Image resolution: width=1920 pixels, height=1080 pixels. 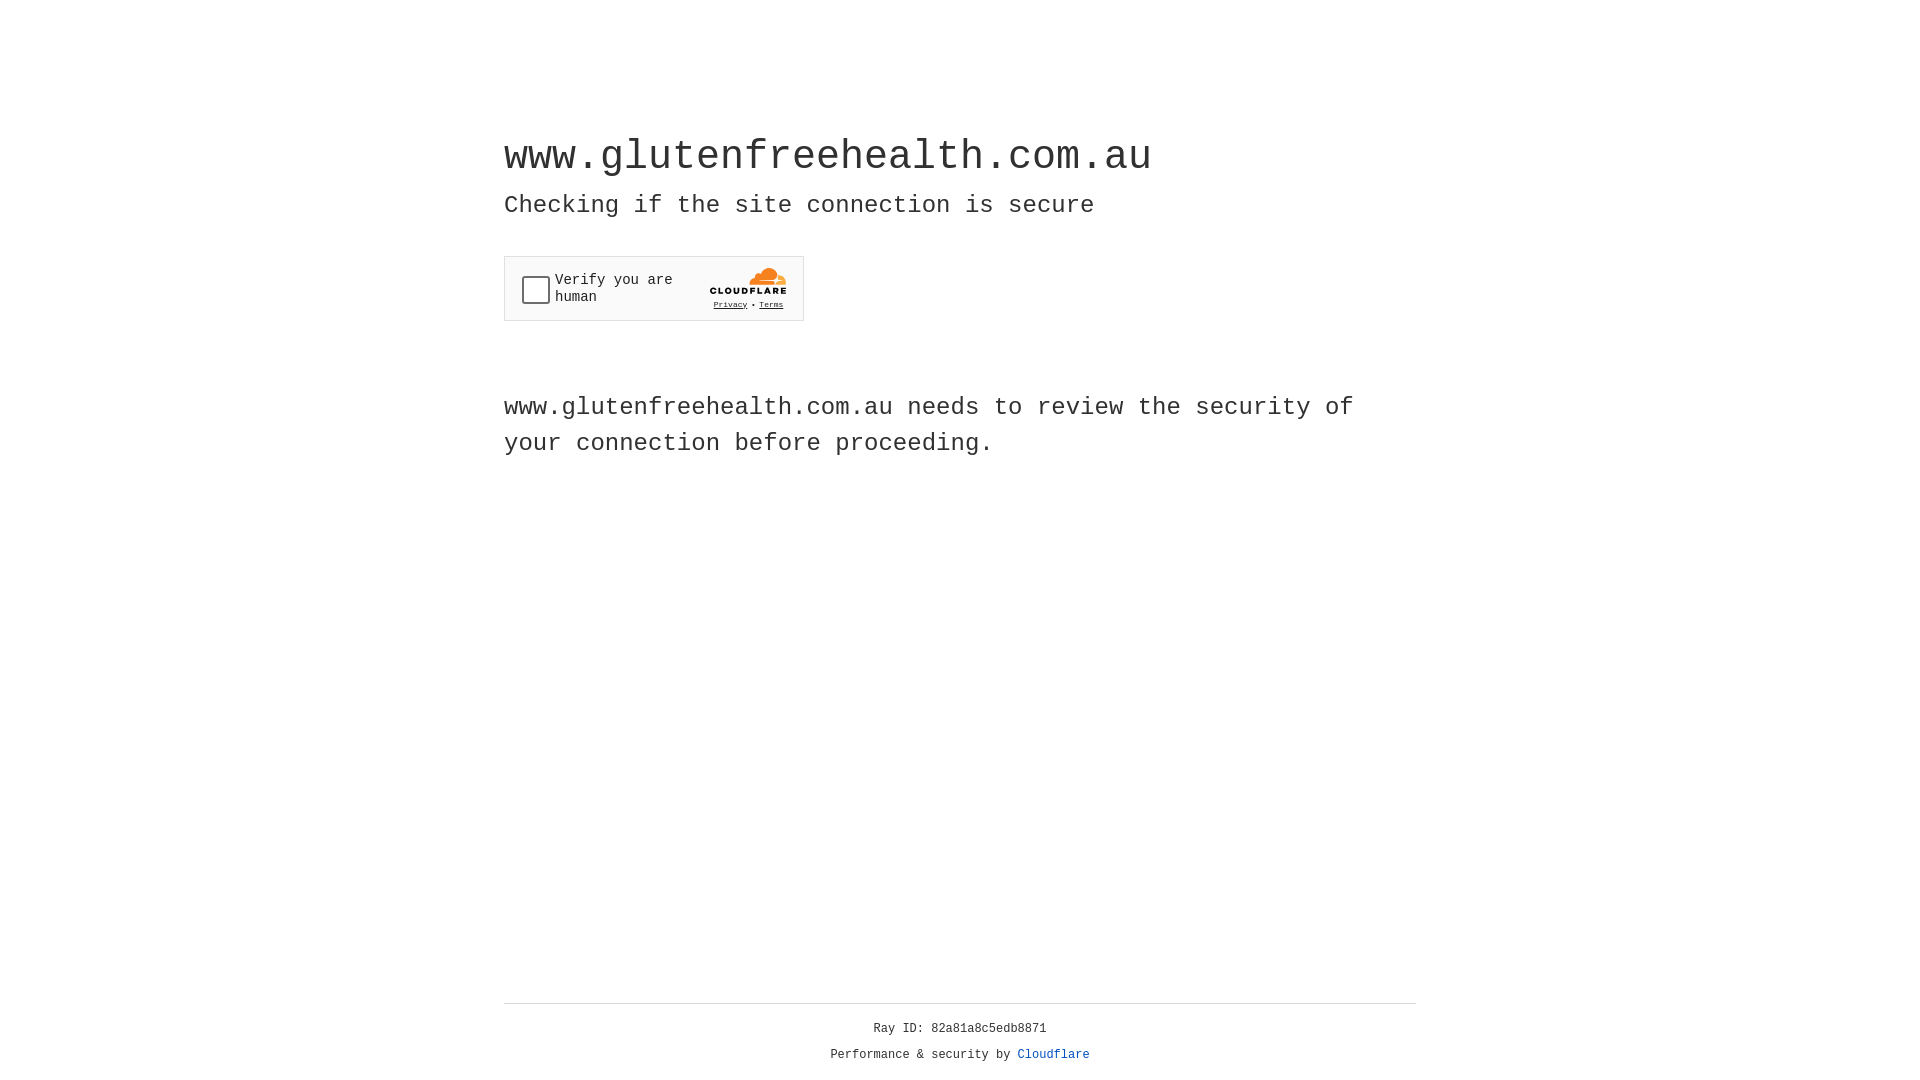 I want to click on 'Cloudflare', so click(x=1053, y=1054).